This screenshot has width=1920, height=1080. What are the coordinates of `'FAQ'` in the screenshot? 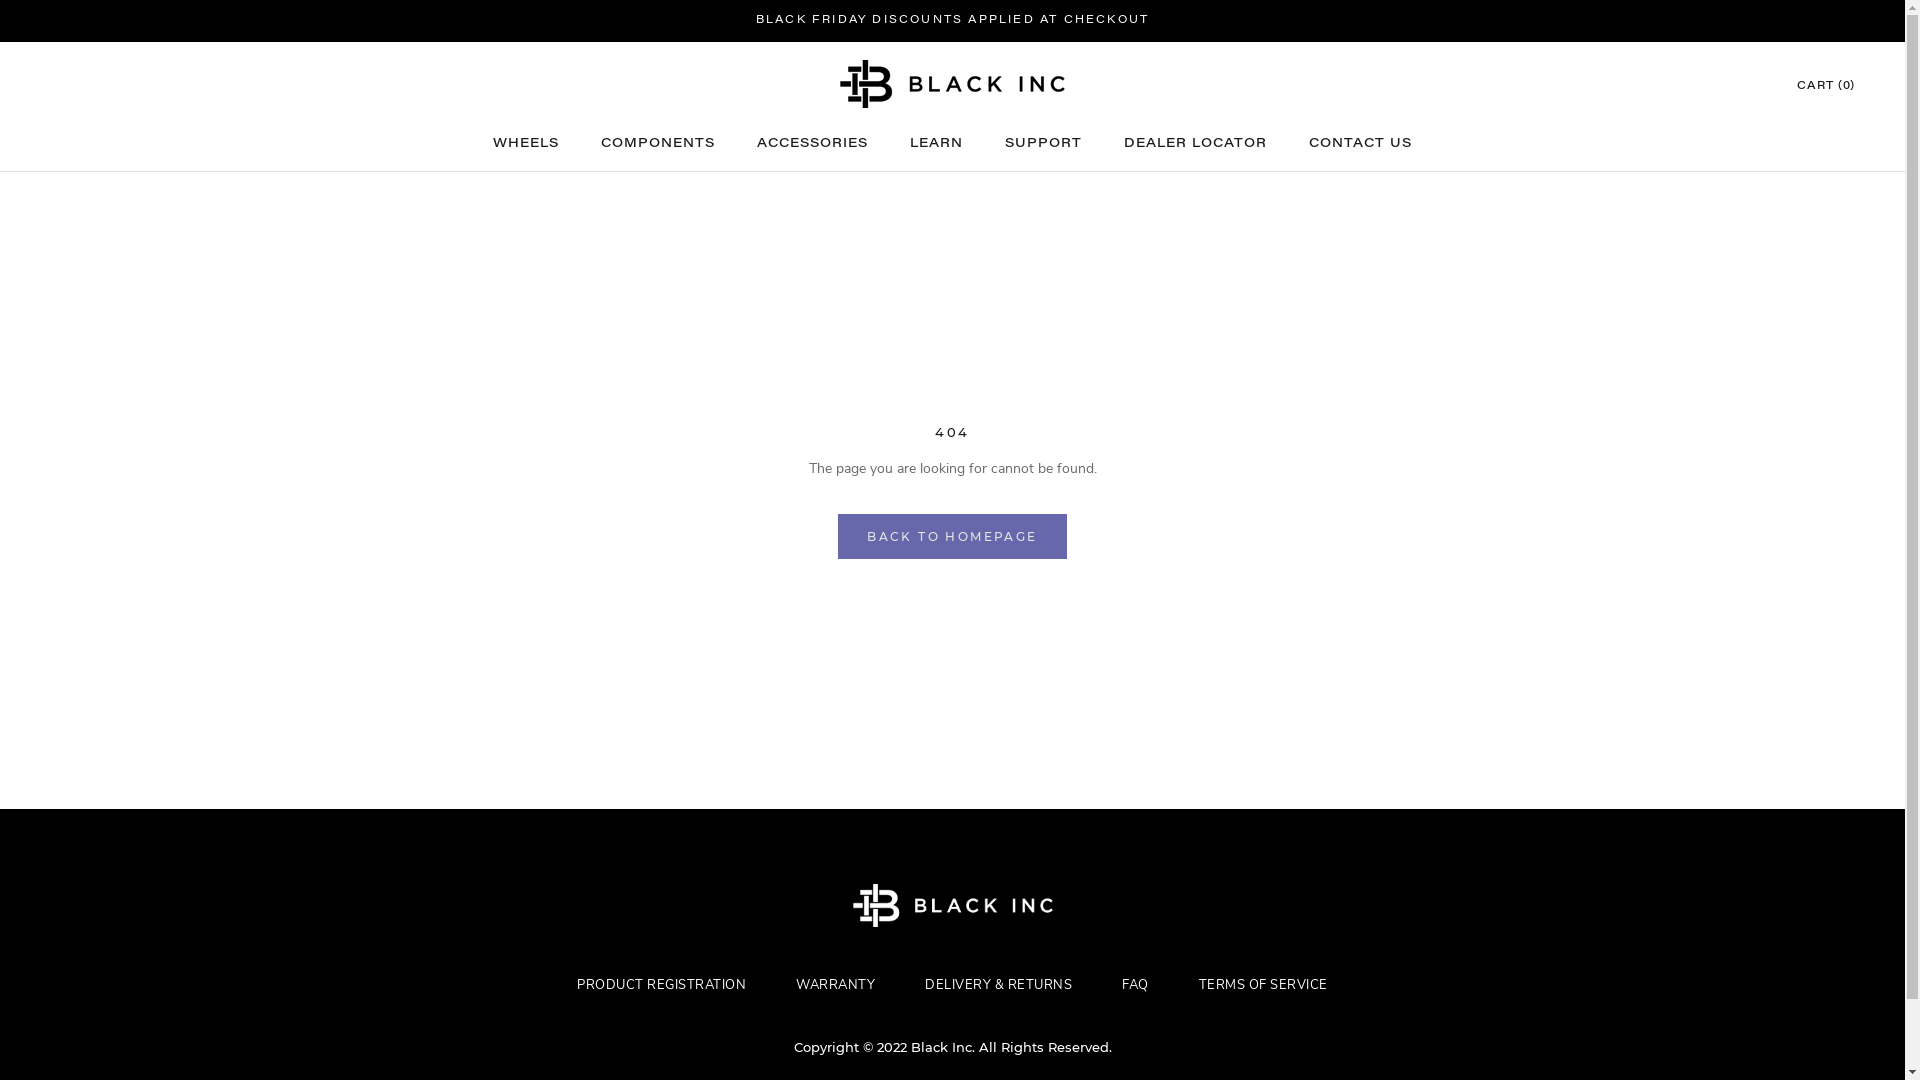 It's located at (1096, 983).